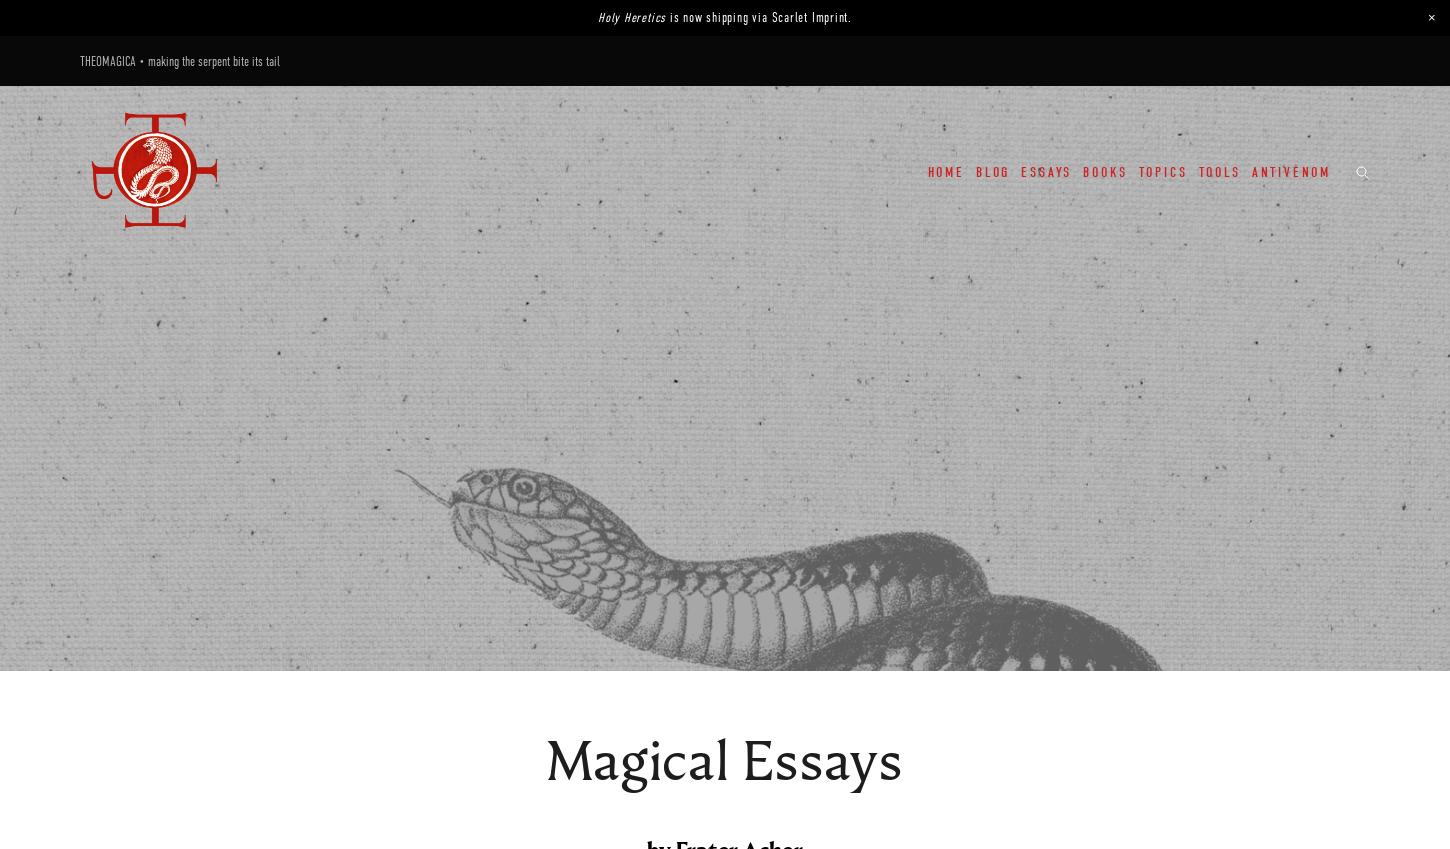  Describe the element at coordinates (723, 759) in the screenshot. I see `'Magical Essays'` at that location.